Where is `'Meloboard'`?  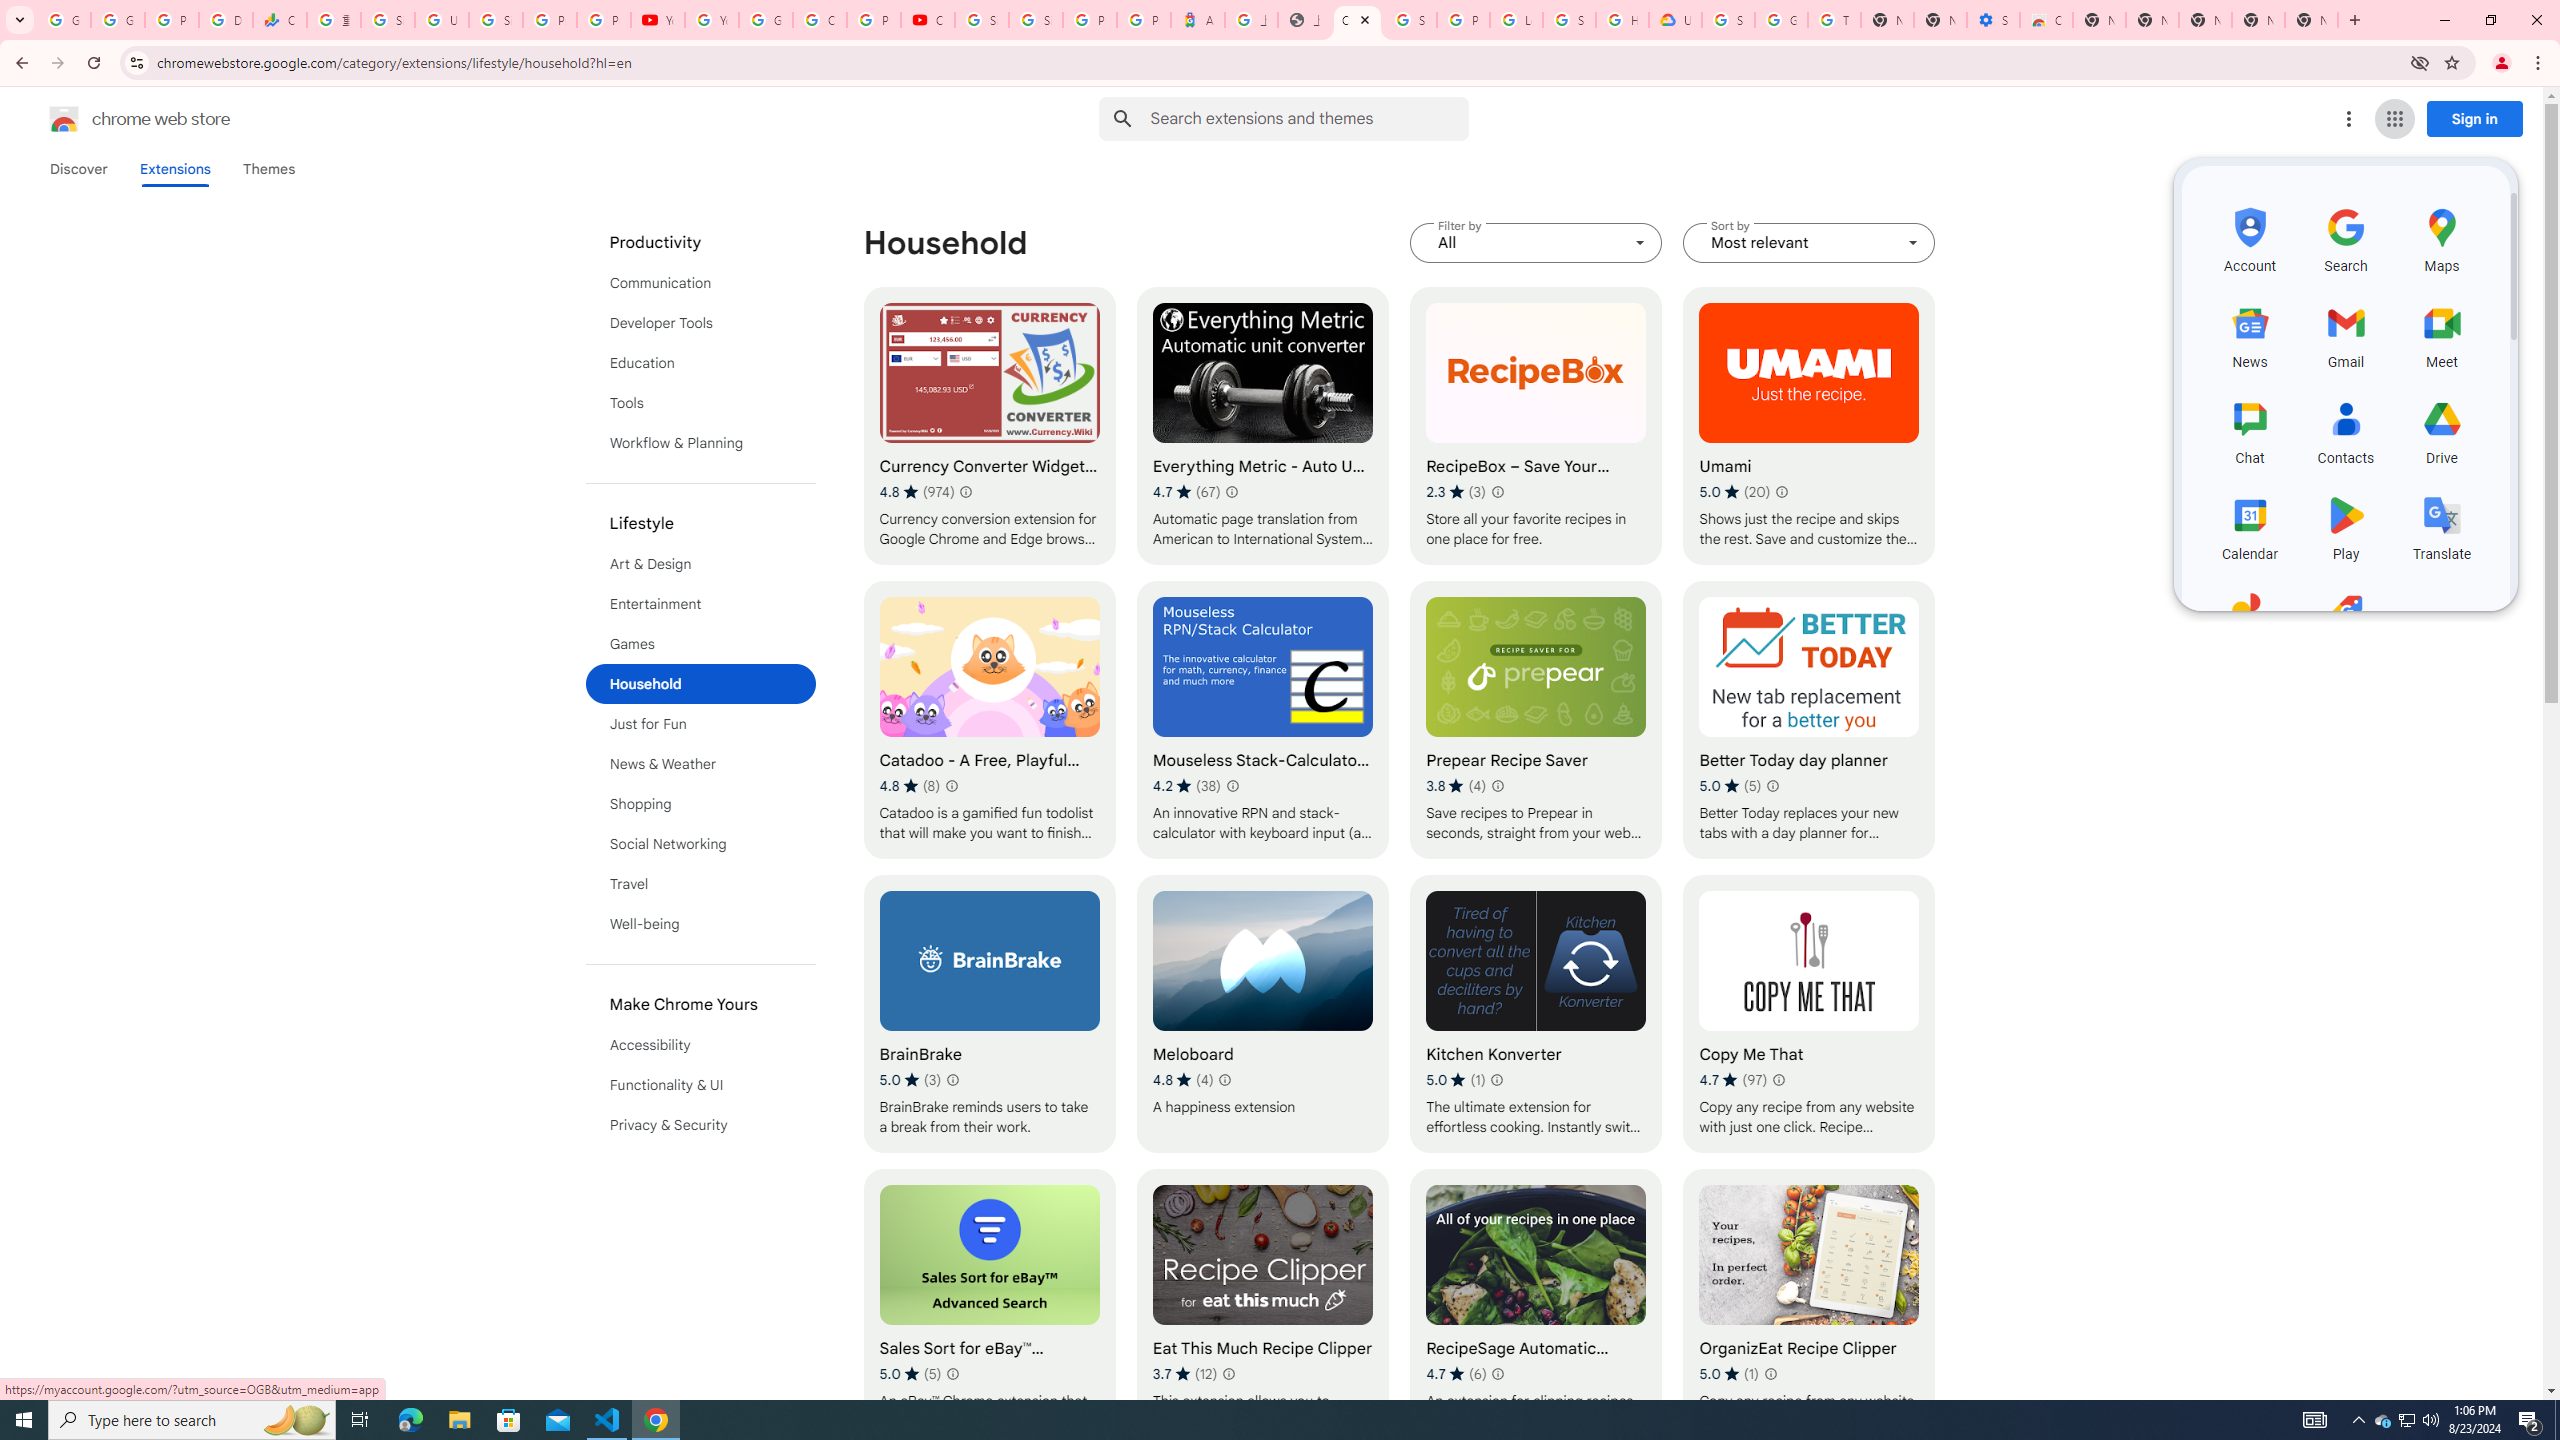 'Meloboard' is located at coordinates (1263, 1014).